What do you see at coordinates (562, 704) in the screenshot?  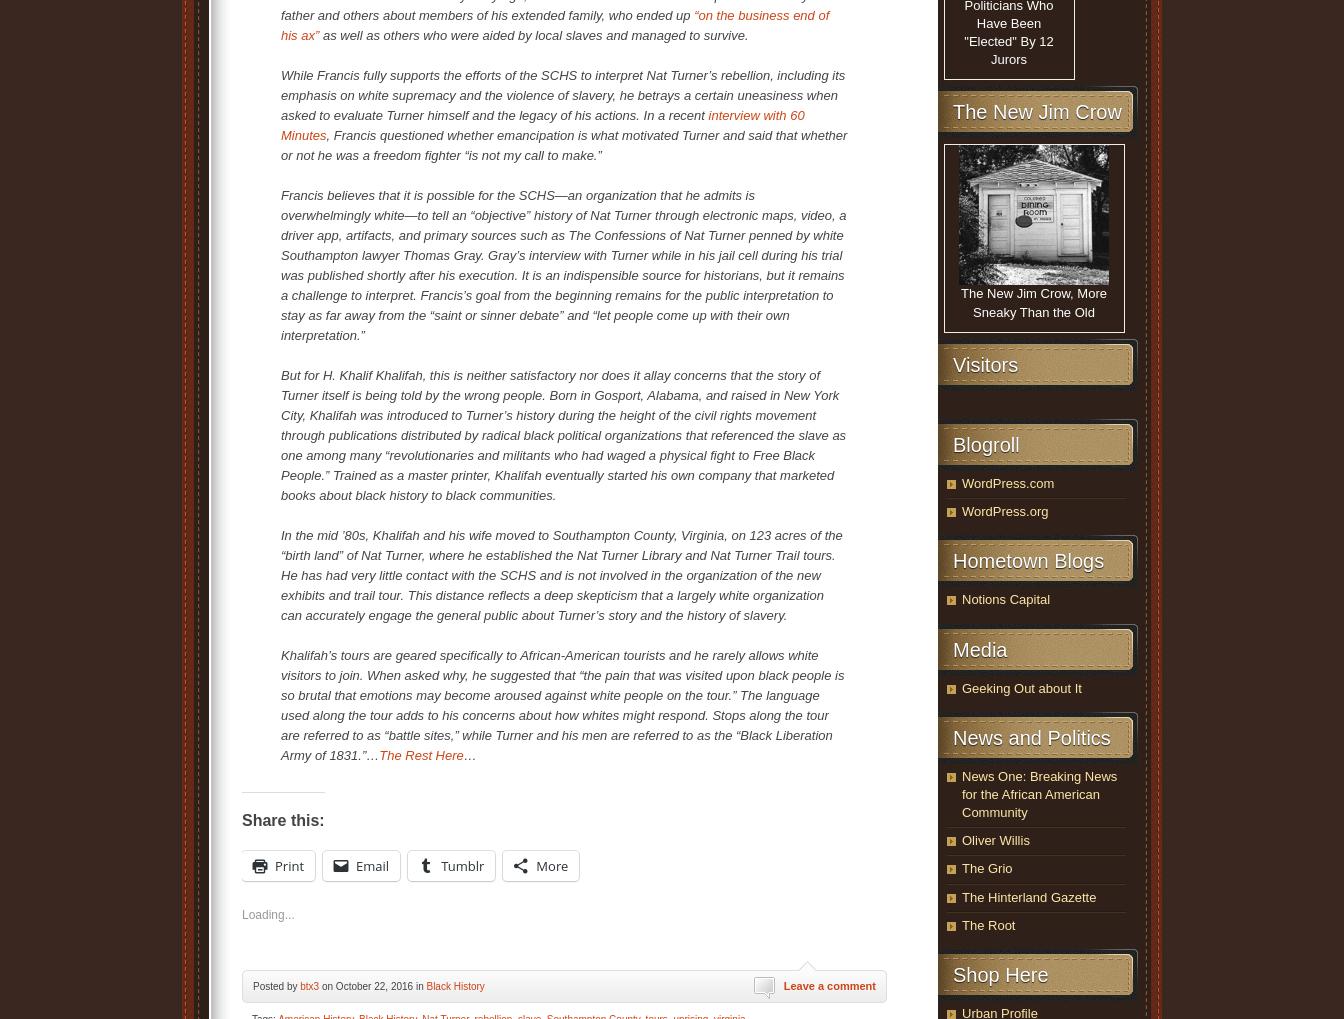 I see `'Khalifah’s tours are geared specifically to African-American tourists and he rarely allows white visitors to join. When asked why, he suggested that “the pain that was visited upon black people is so brutal that emotions may become aroused against white people on the tour.” The language used along the tour adds to his concerns about how whites might respond. Stops along the tour are referred to as “battle sites,” while Turner and his men are referred to as the “Black Liberation Army of 1831.”…'` at bounding box center [562, 704].